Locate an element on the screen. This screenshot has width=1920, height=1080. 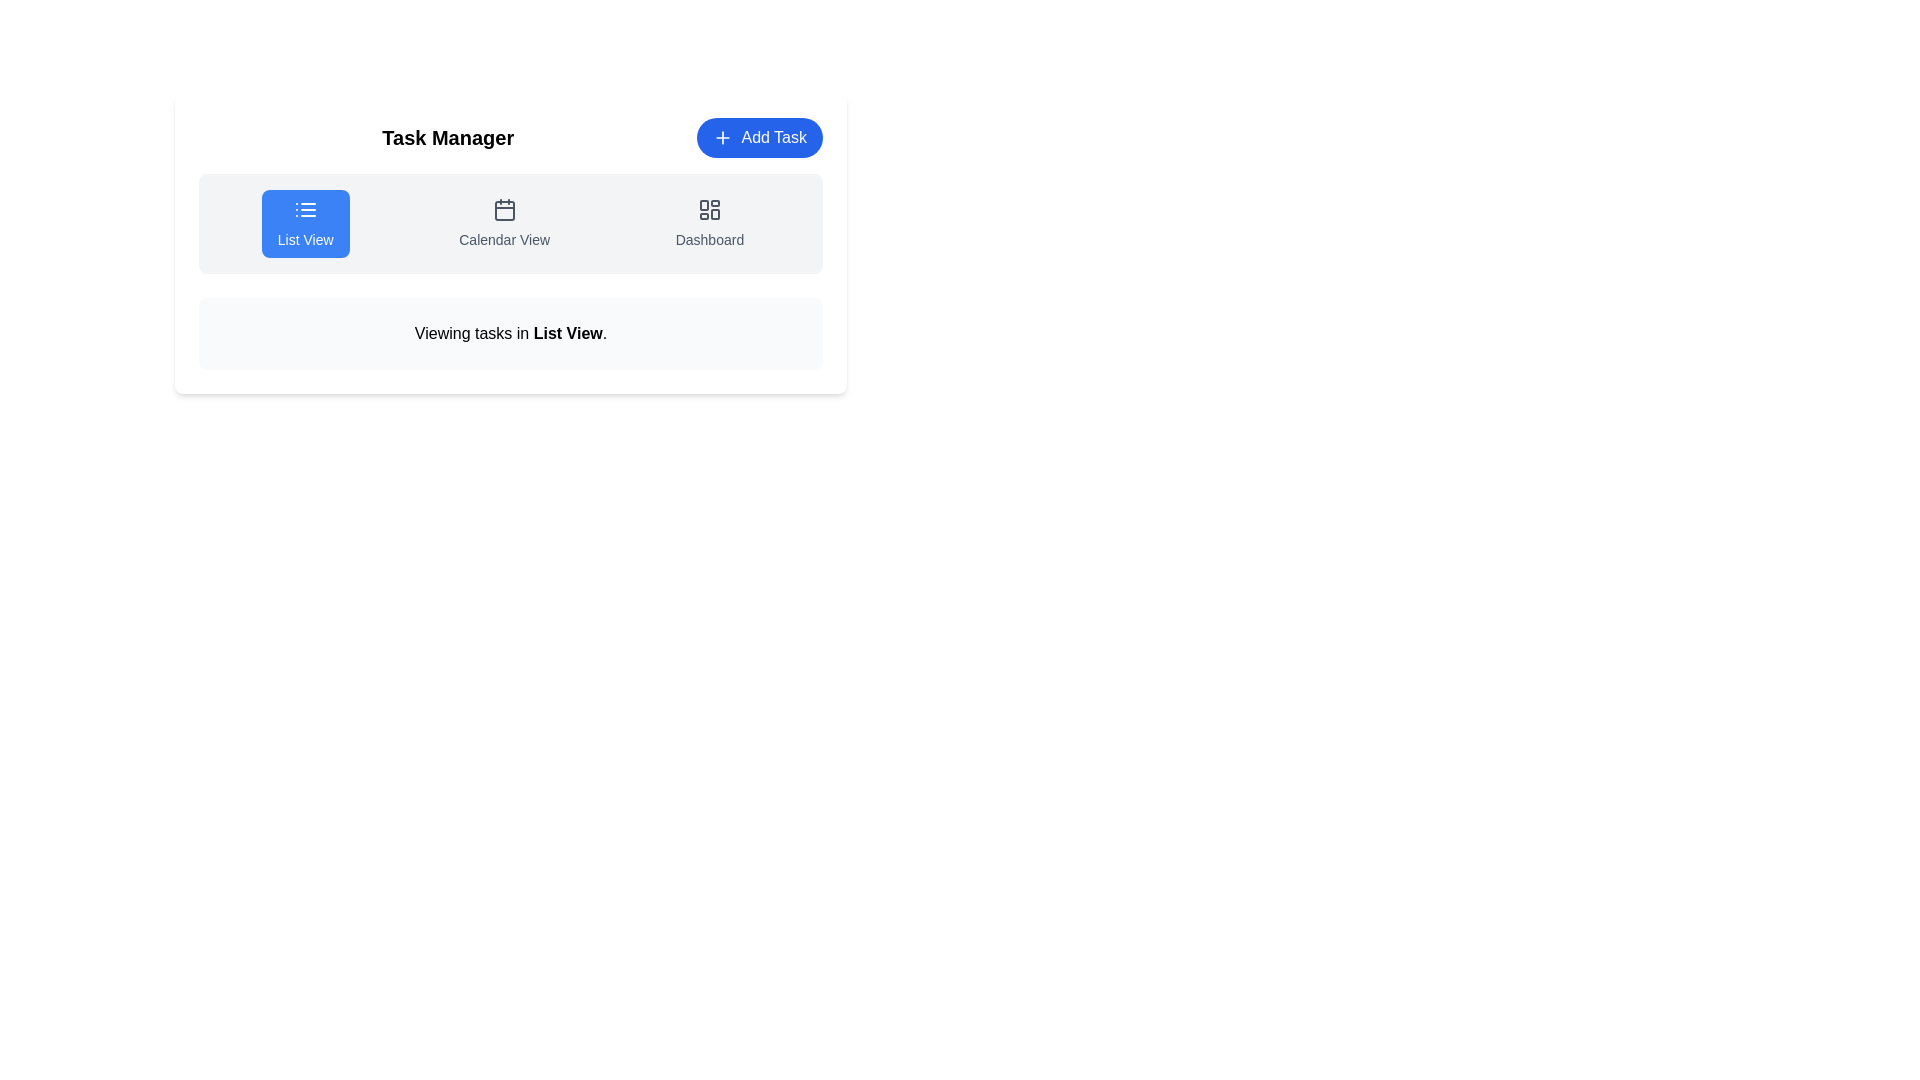
the list icon with a blue background, which features three lines on the right and three dots aligned vertically on the left, located inside the 'List View' button, the first button from the left is located at coordinates (304, 209).